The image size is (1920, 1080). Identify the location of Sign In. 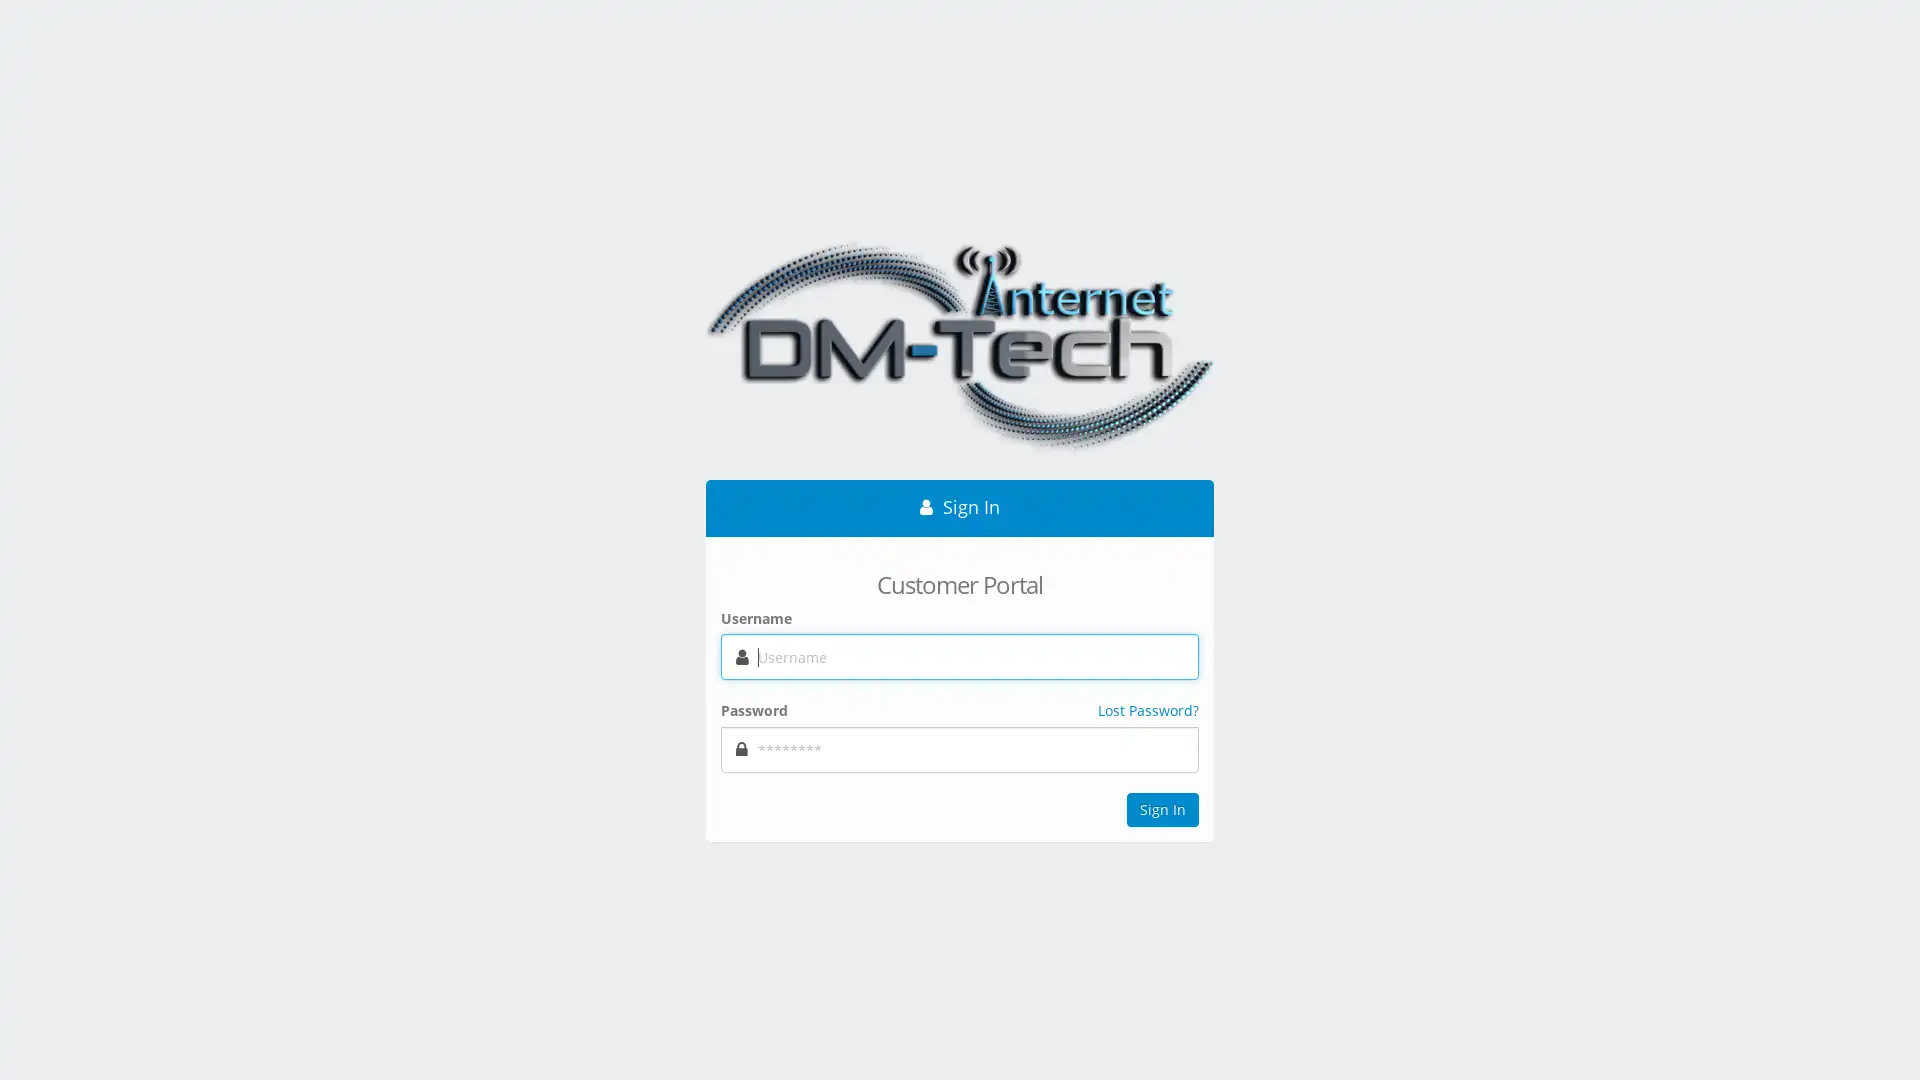
(1162, 810).